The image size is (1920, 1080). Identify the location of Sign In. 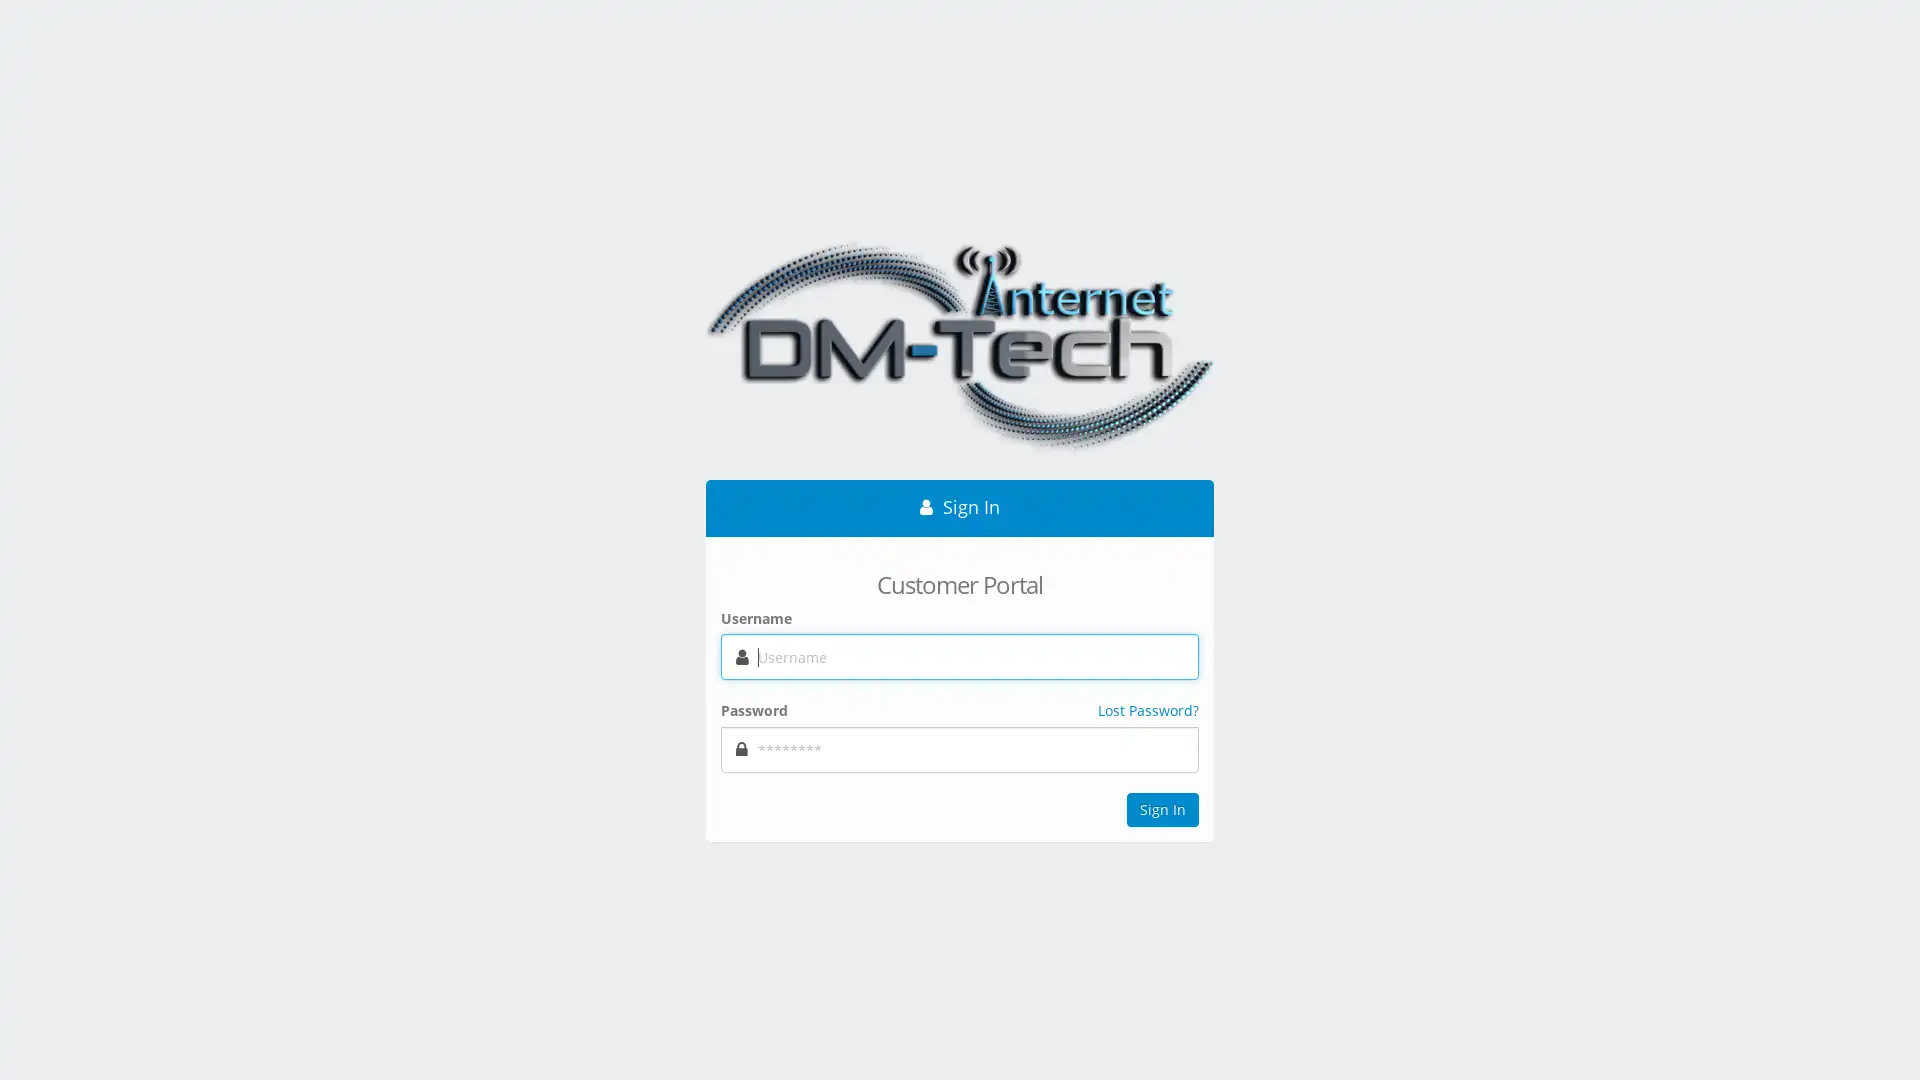
(1162, 810).